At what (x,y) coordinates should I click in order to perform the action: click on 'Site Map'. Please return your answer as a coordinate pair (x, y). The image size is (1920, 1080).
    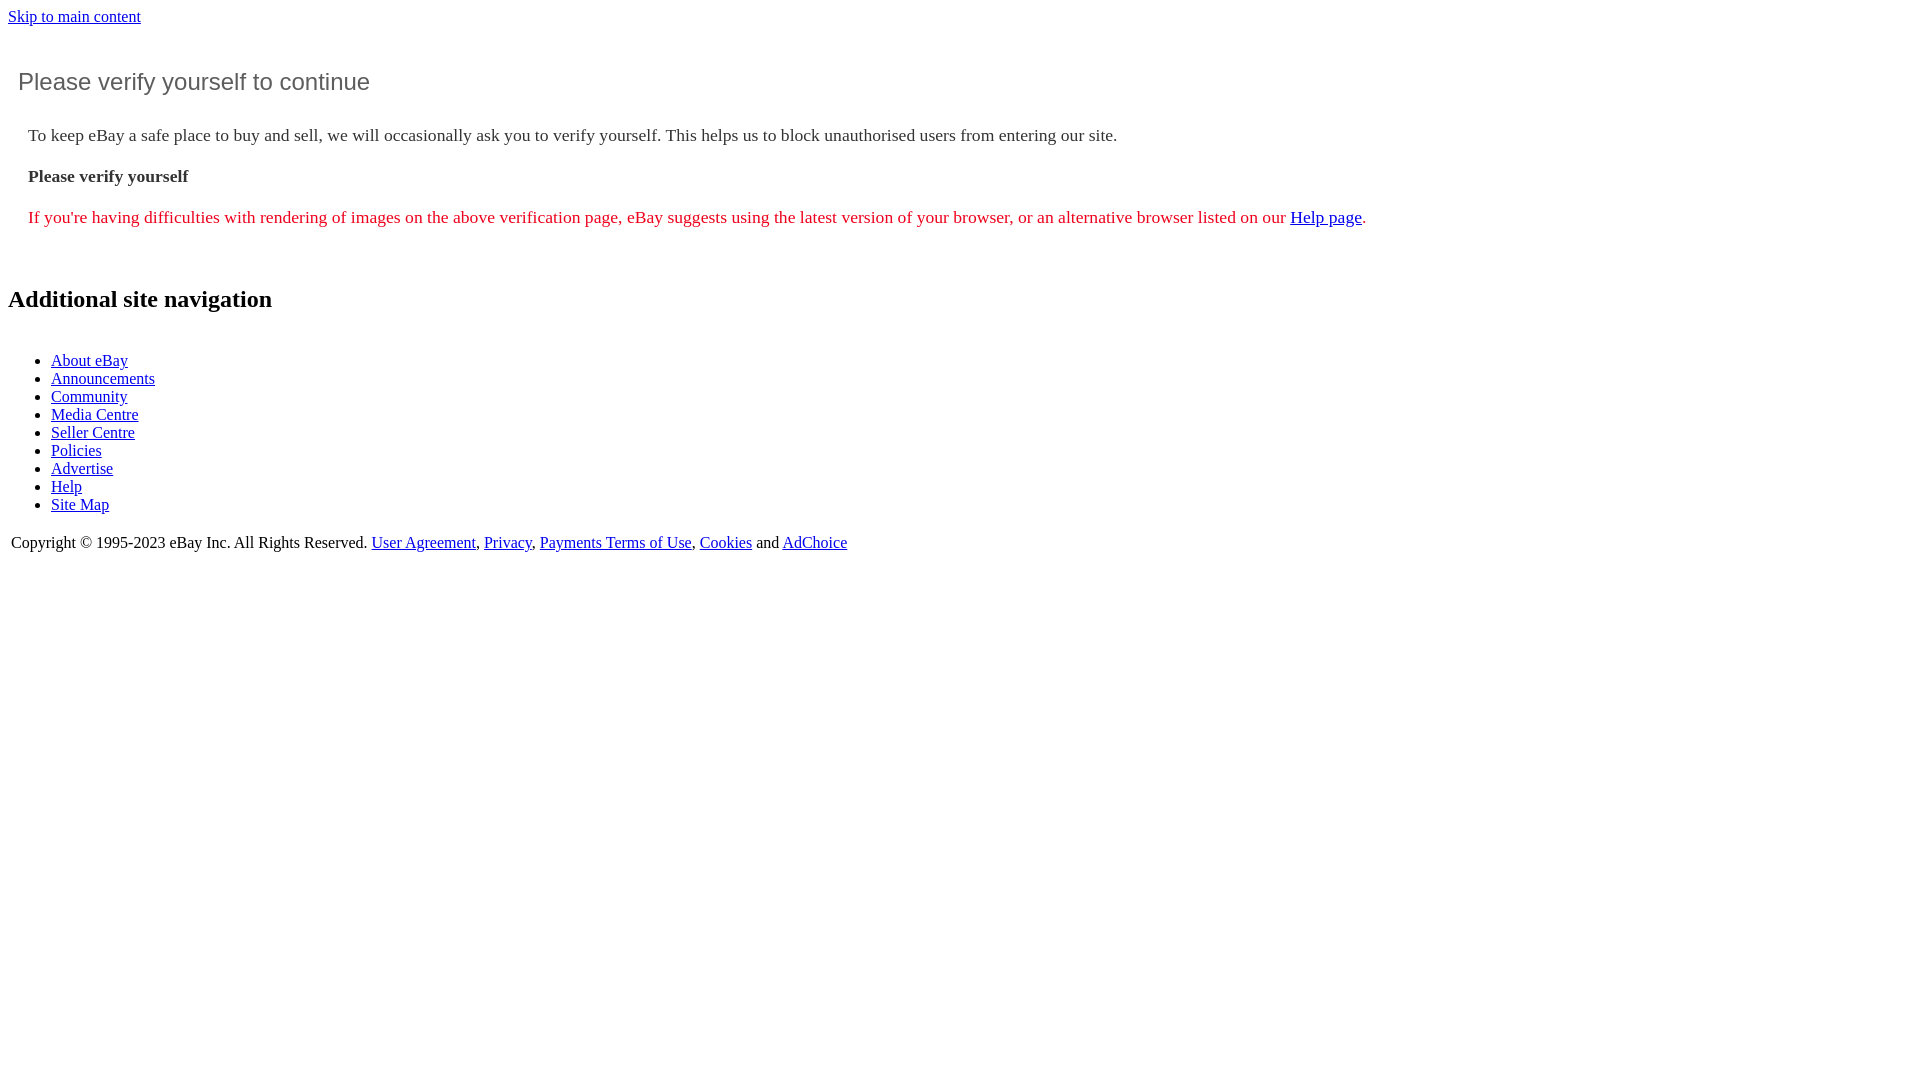
    Looking at the image, I should click on (80, 503).